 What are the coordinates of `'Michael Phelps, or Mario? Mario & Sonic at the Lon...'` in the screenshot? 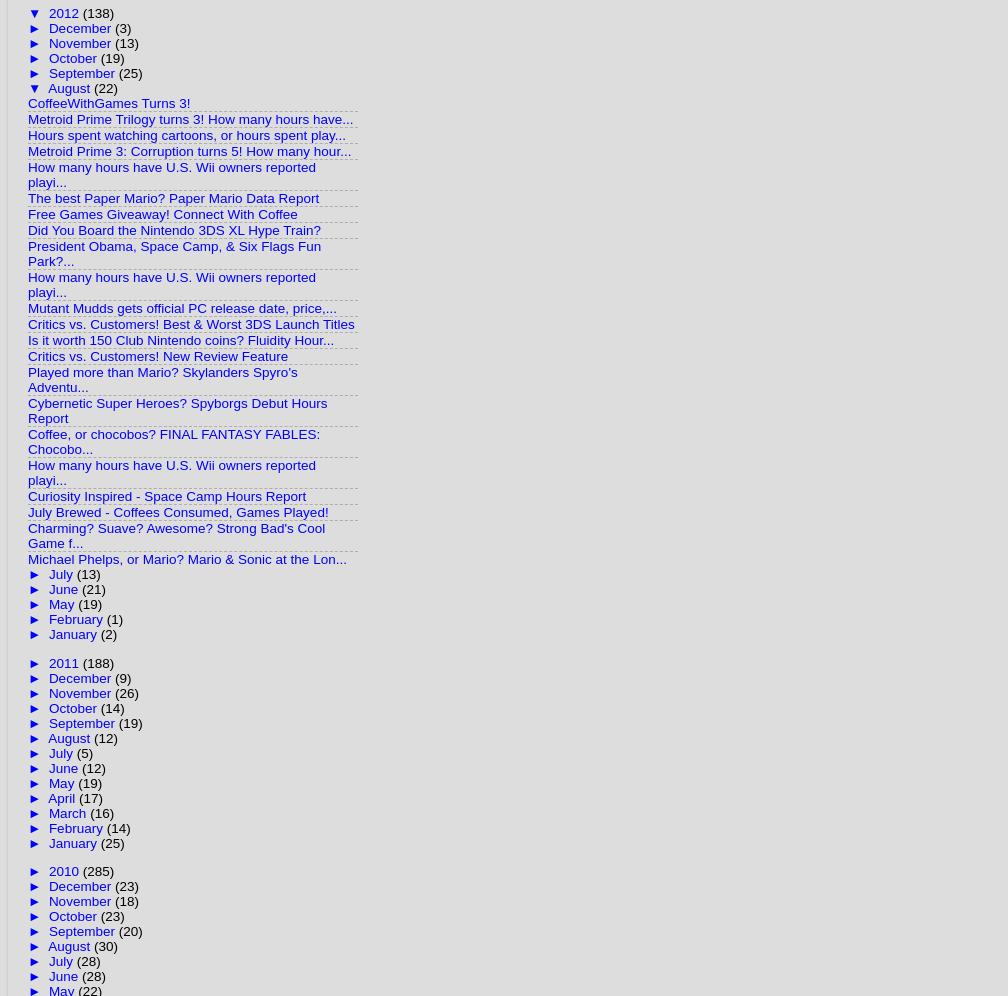 It's located at (28, 558).